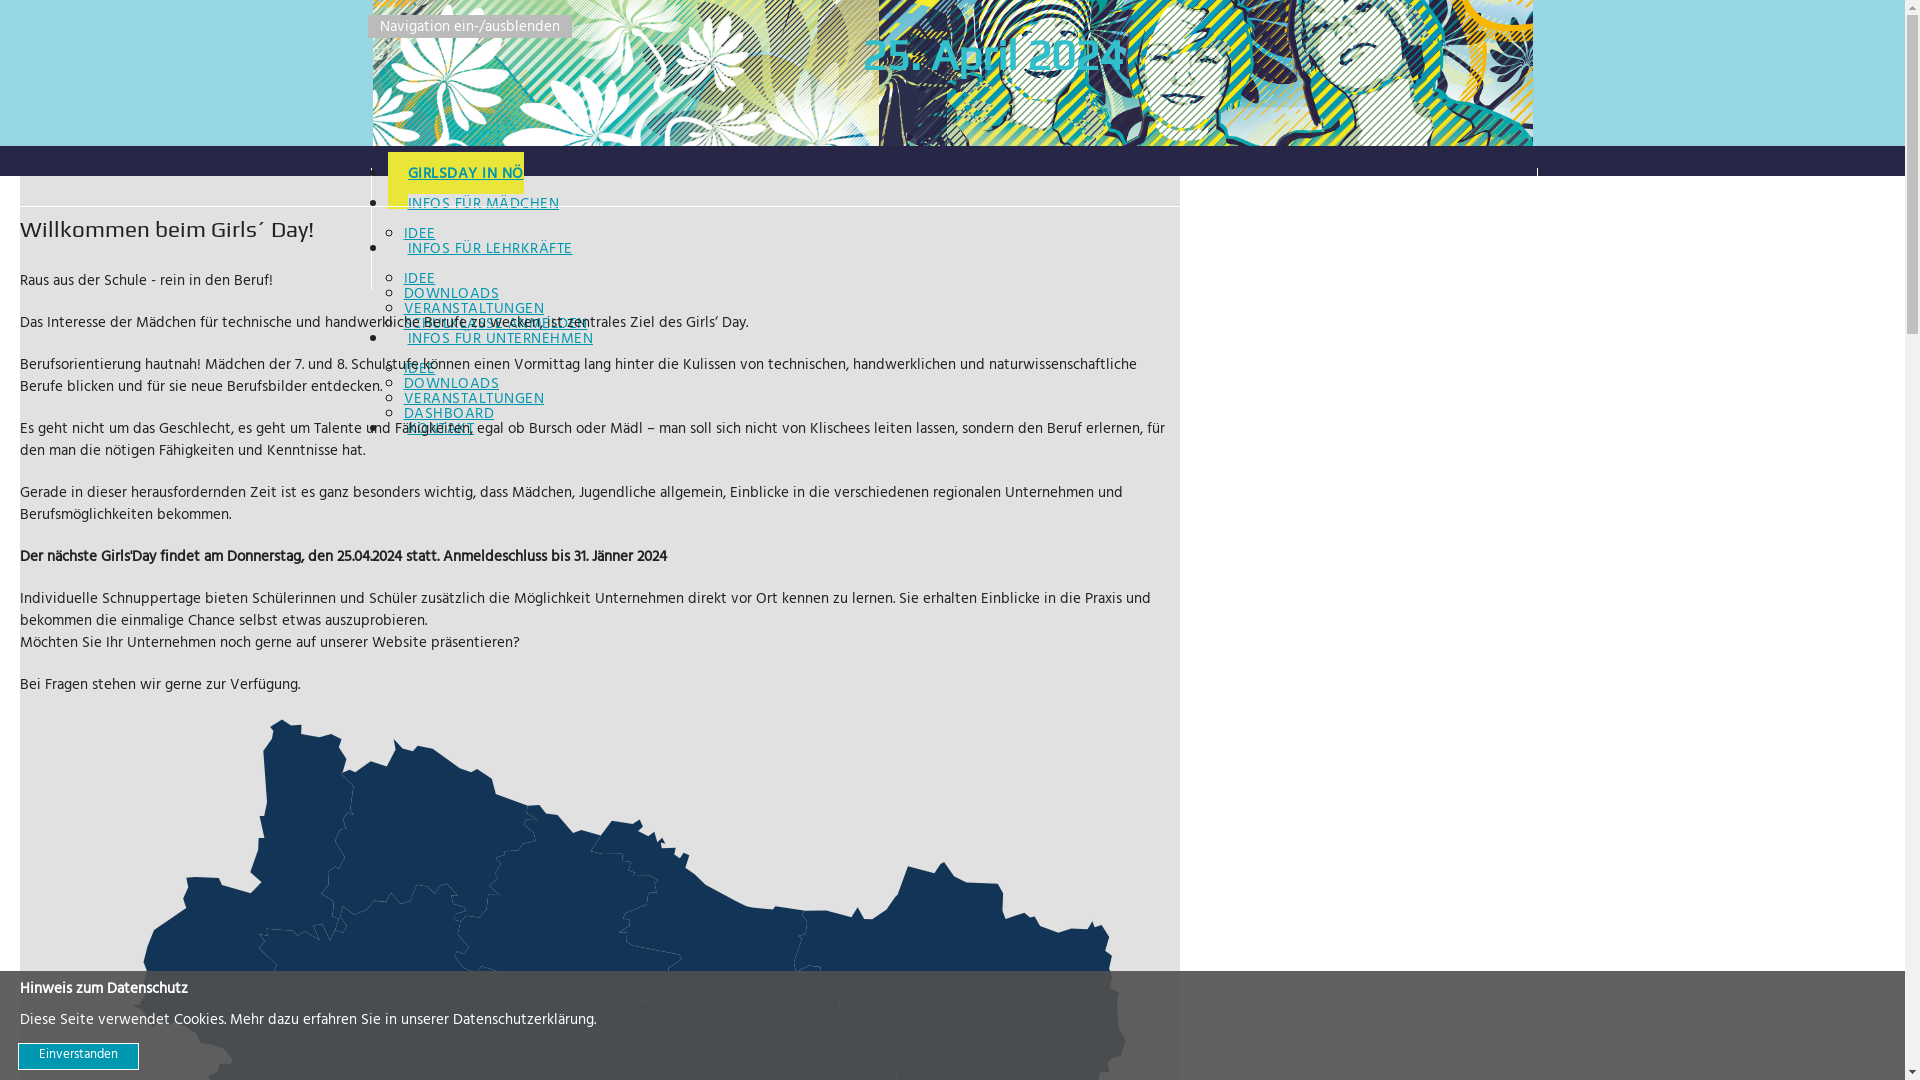 The height and width of the screenshot is (1080, 1920). I want to click on 'DASHBOARD', so click(448, 414).